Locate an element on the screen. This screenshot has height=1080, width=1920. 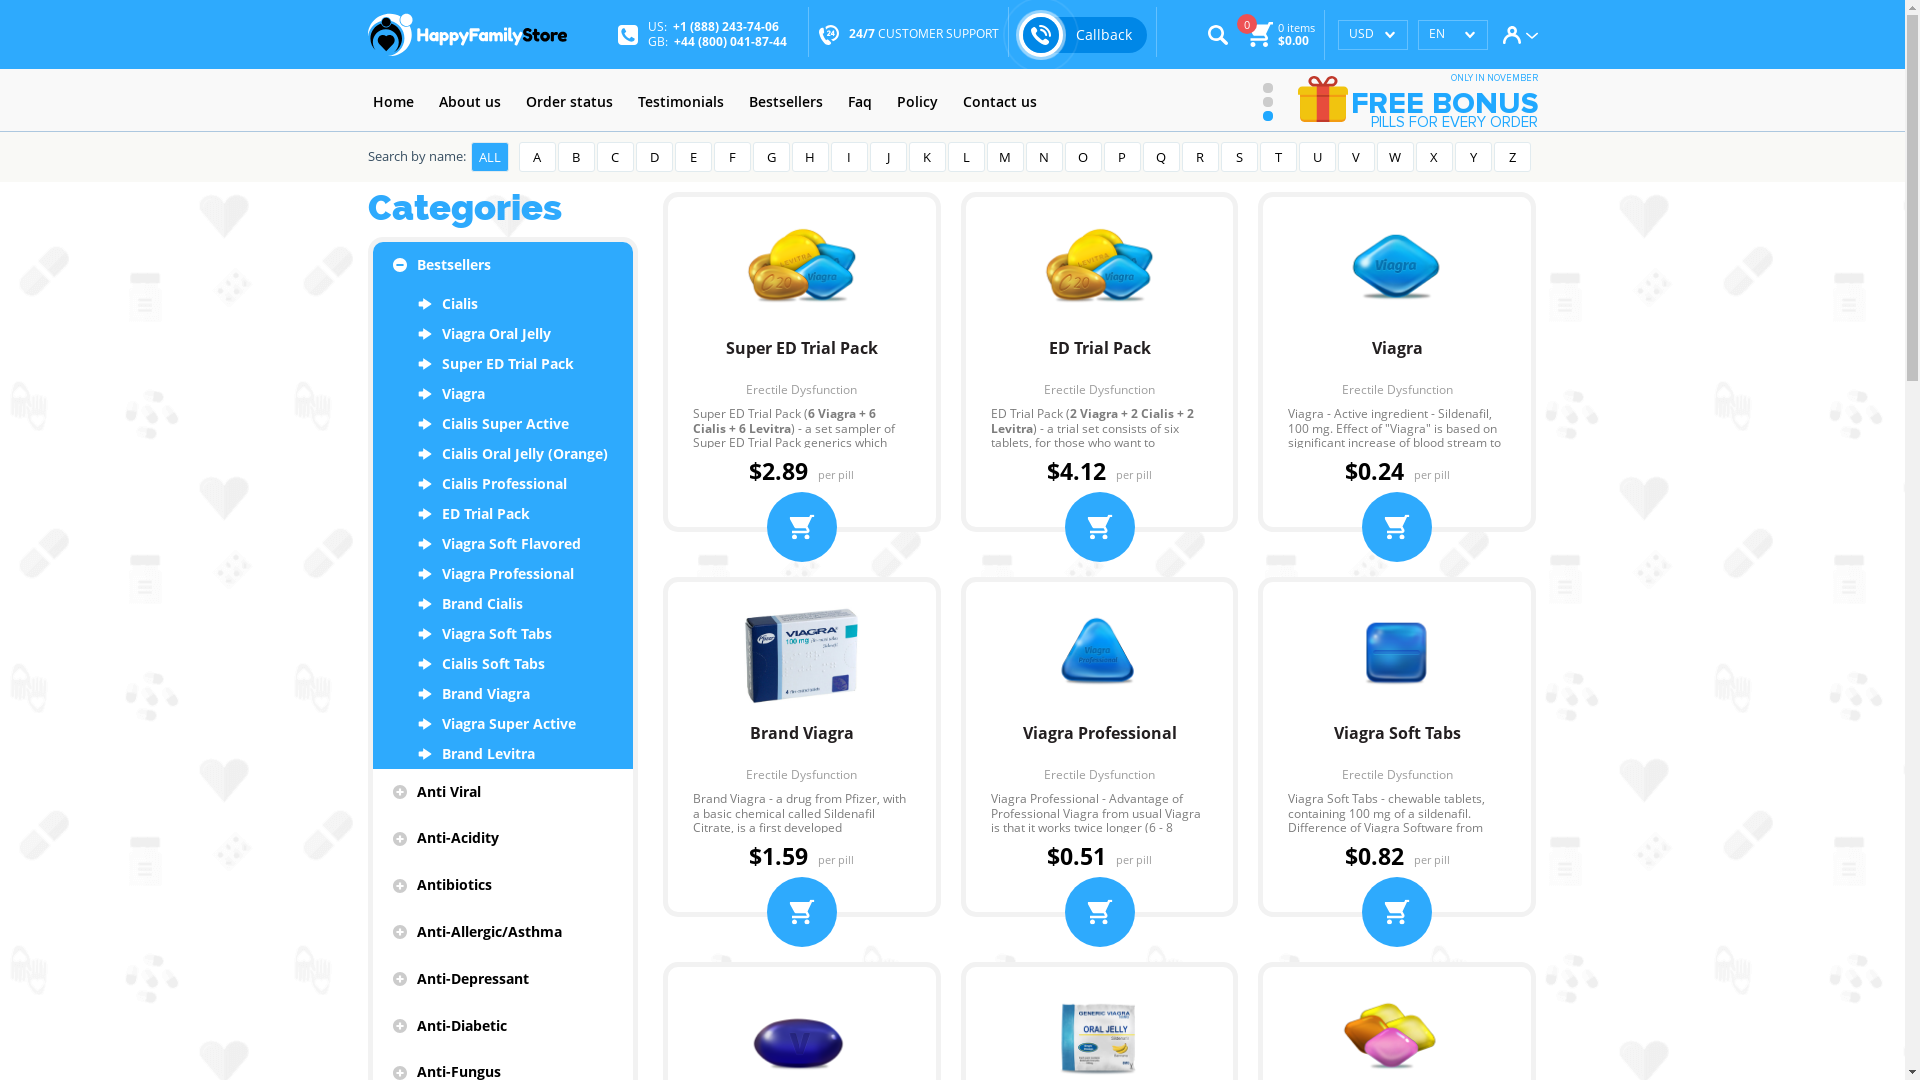
'E' is located at coordinates (692, 156).